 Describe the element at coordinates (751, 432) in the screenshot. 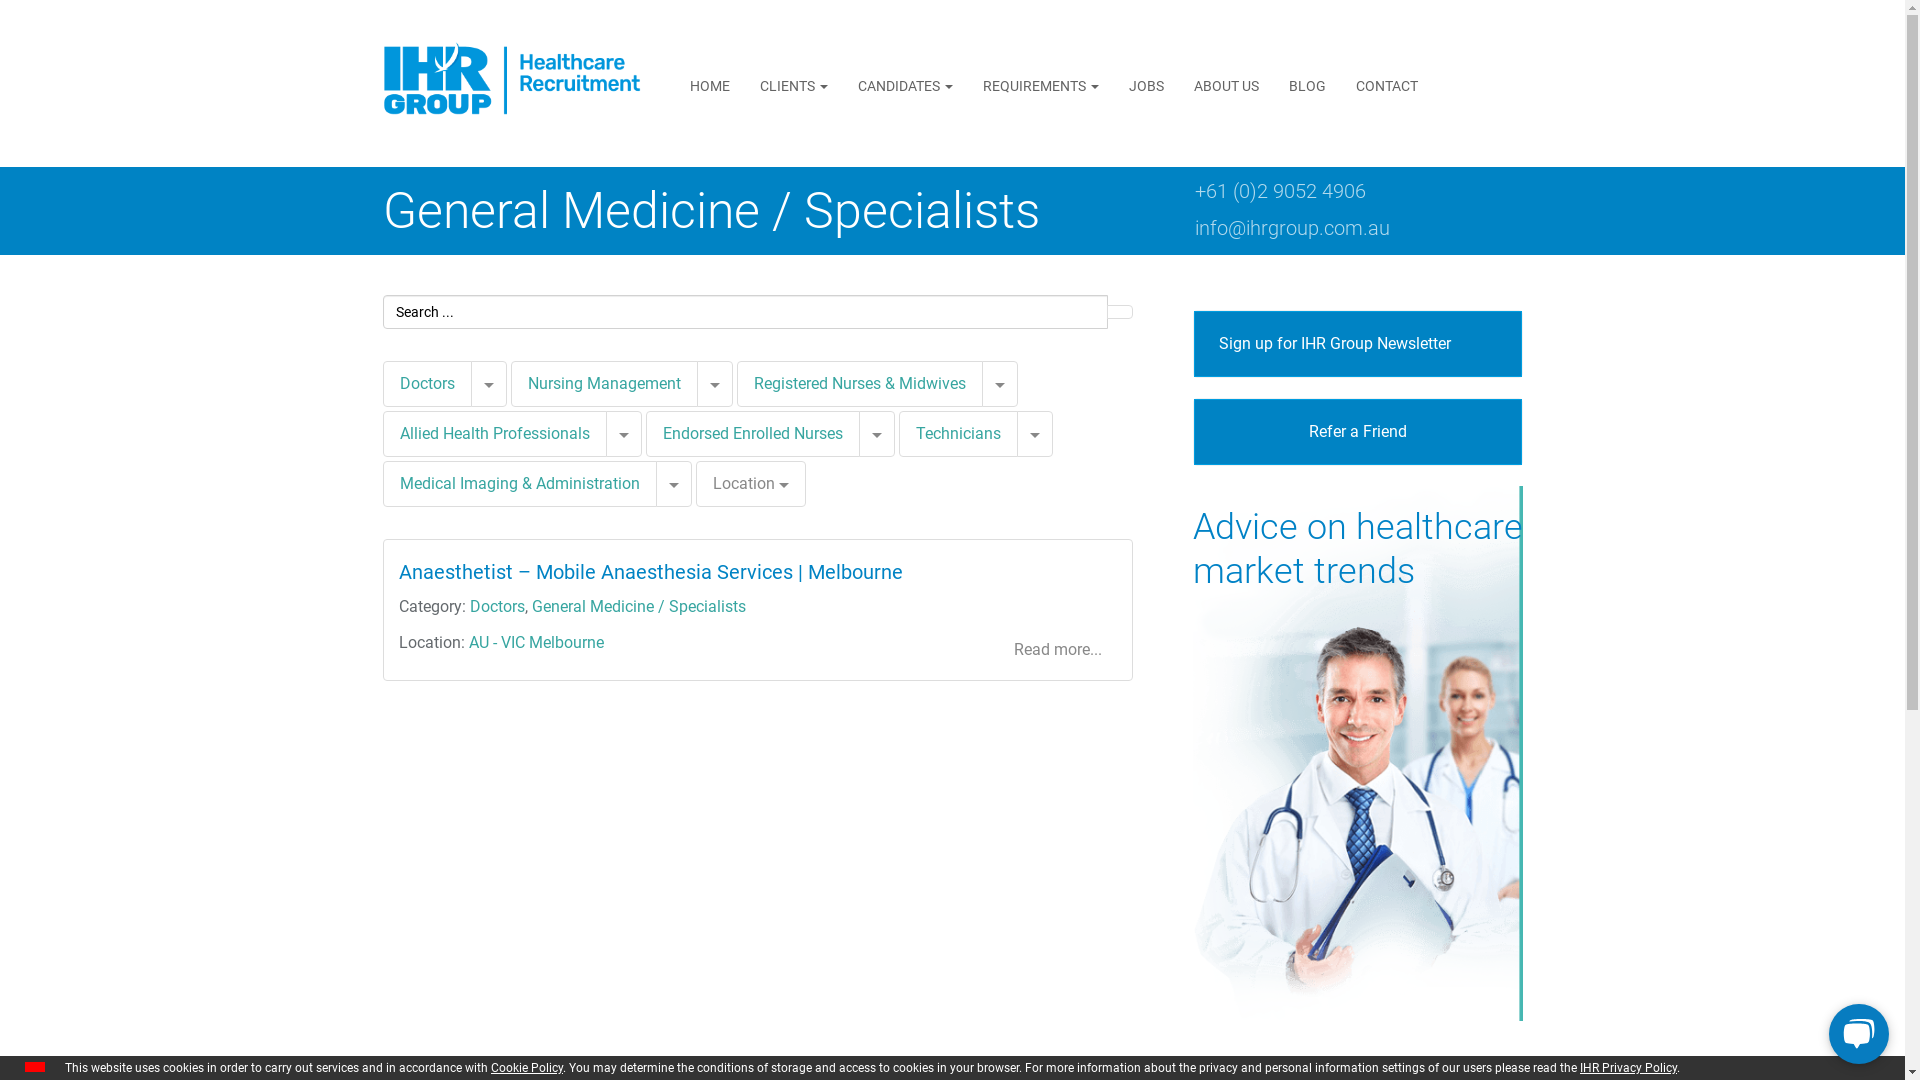

I see `'Endorsed Enrolled Nurses'` at that location.